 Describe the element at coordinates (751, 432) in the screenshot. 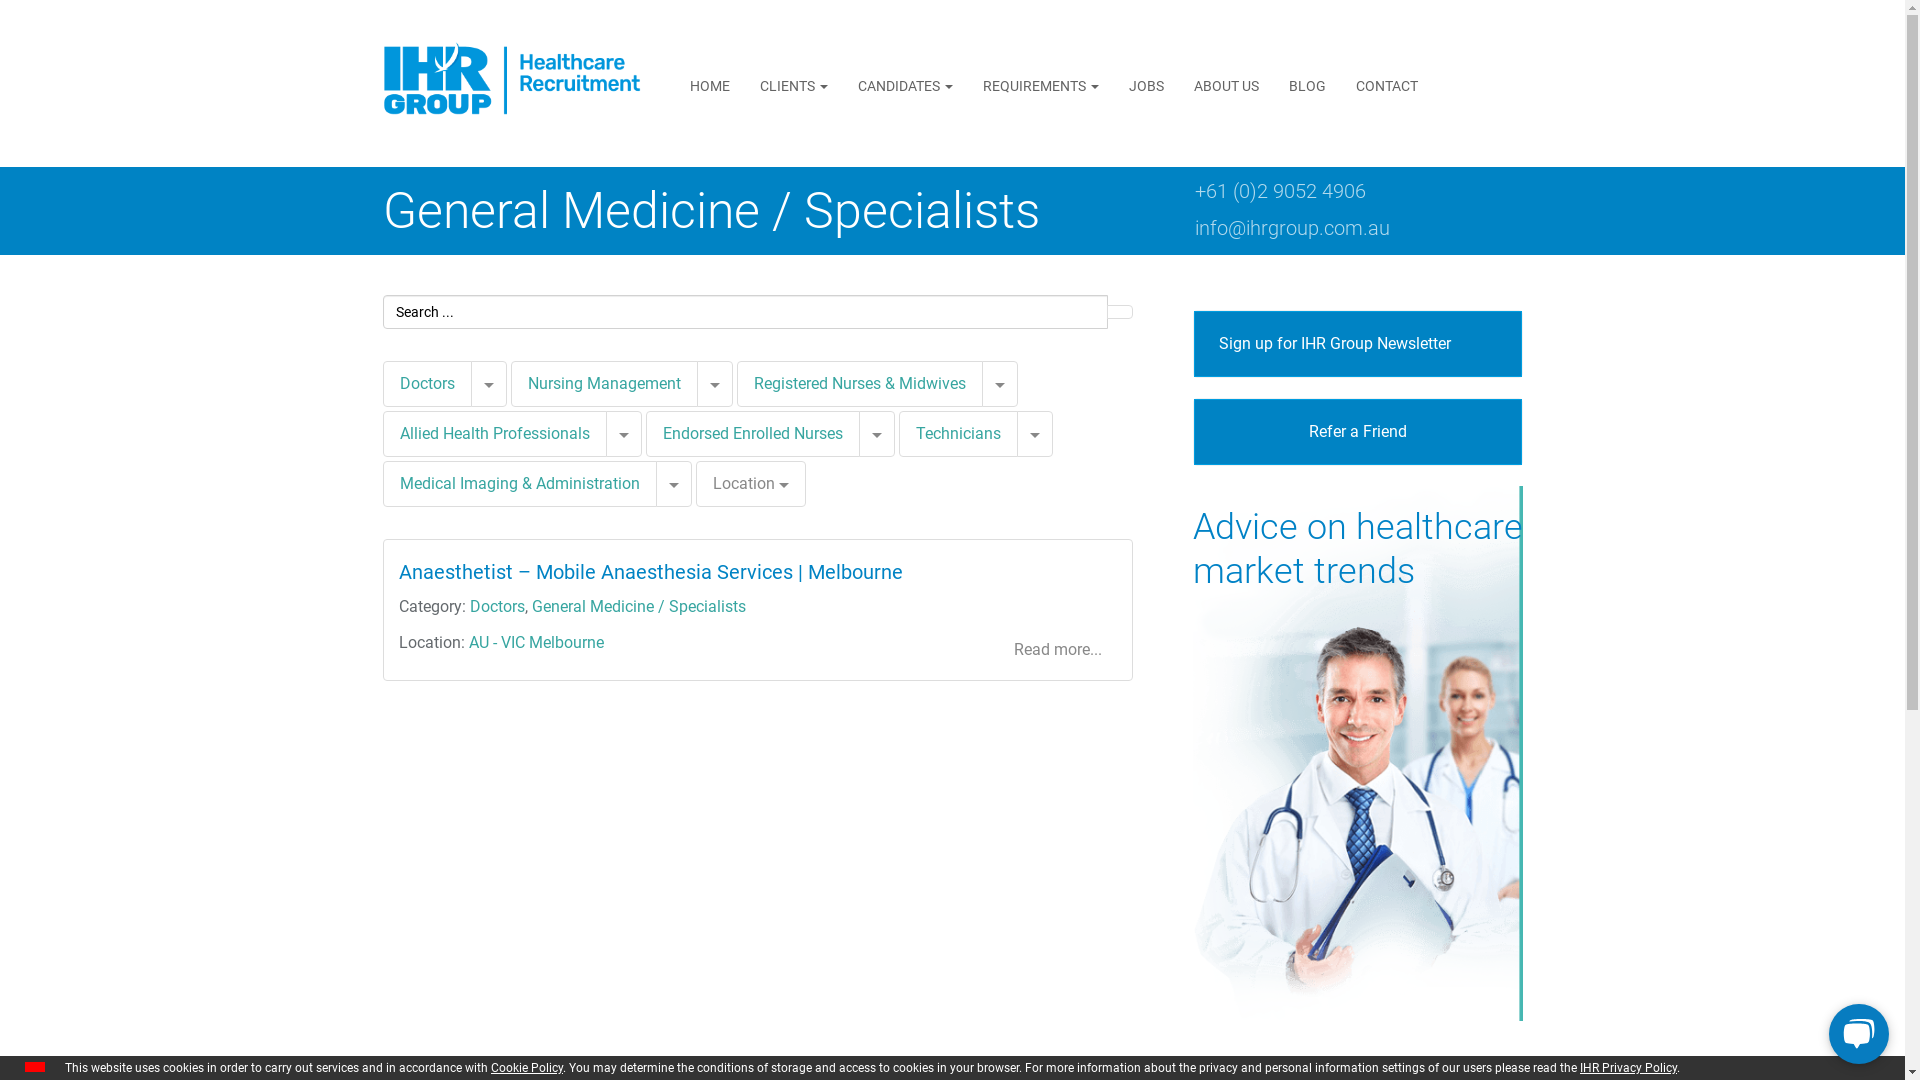

I see `'Endorsed Enrolled Nurses'` at that location.